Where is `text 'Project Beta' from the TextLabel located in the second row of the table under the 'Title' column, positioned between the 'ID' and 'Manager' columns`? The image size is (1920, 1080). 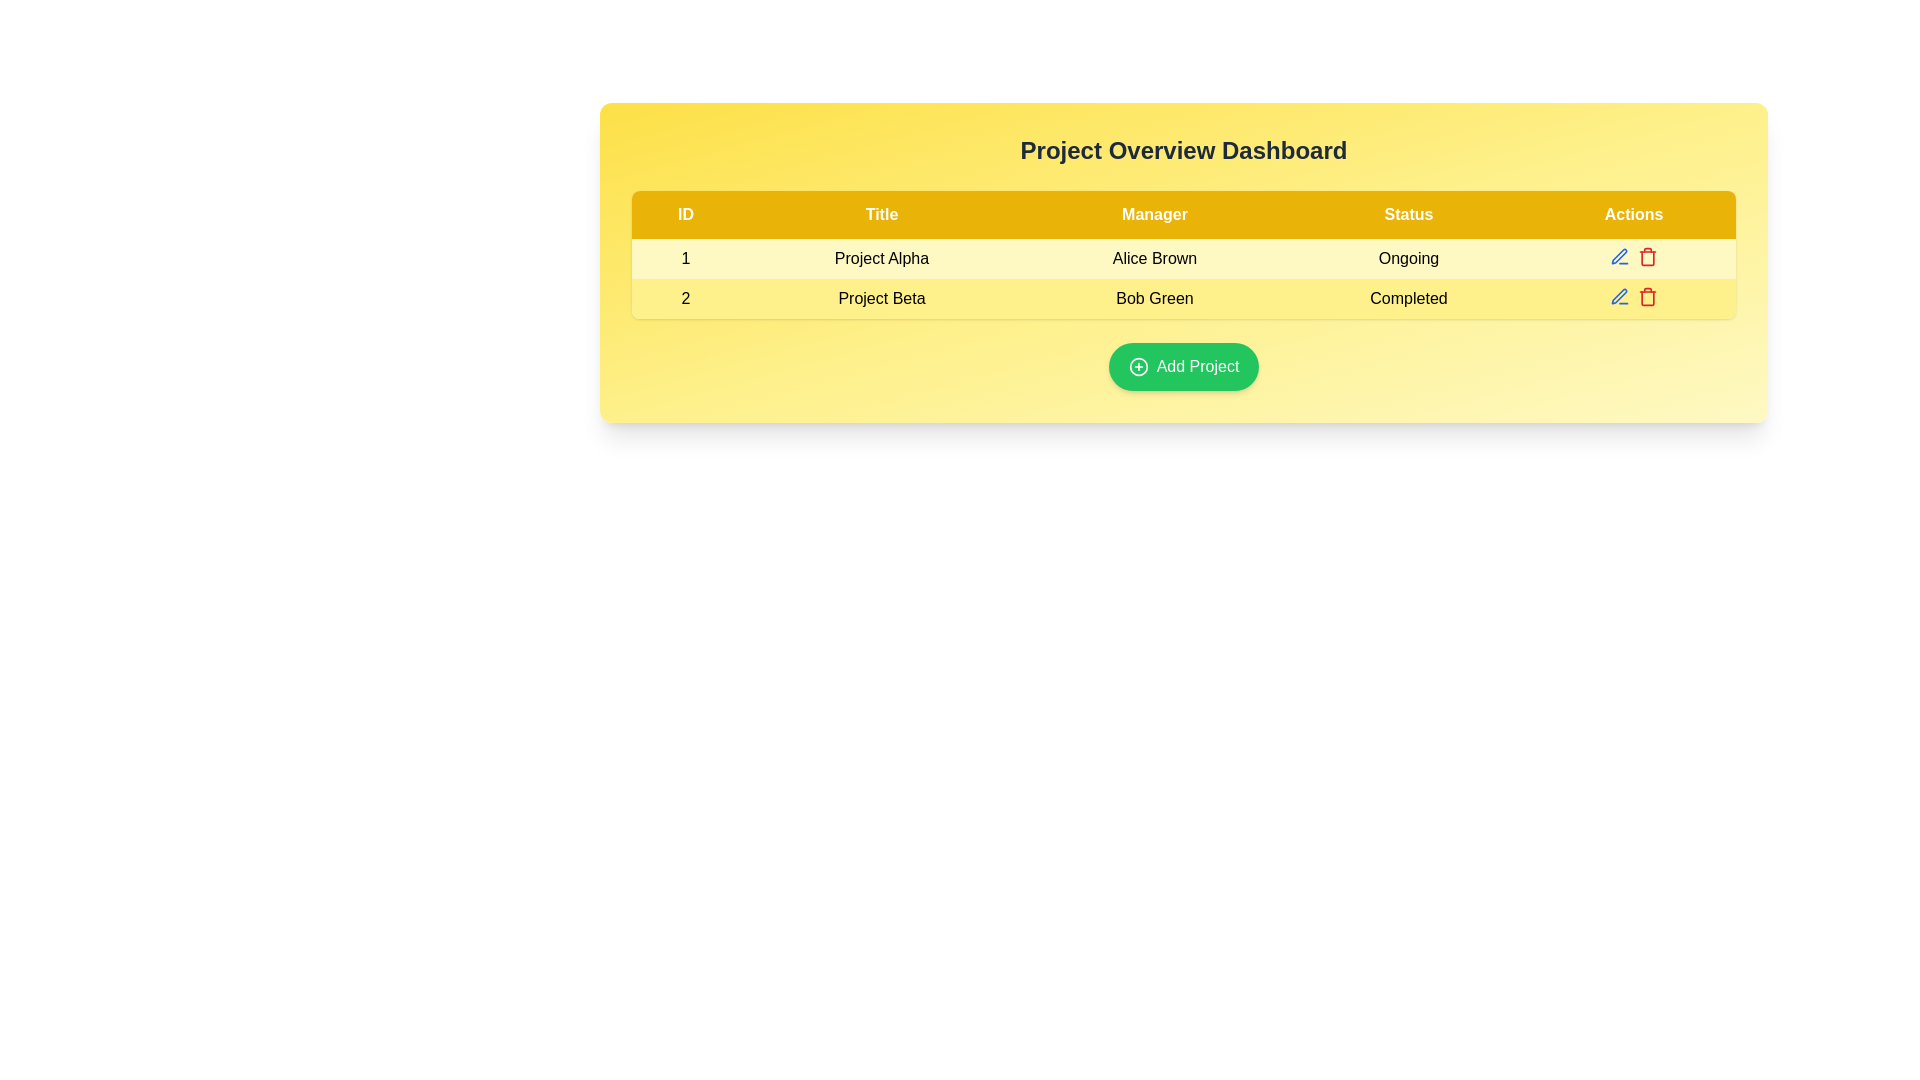 text 'Project Beta' from the TextLabel located in the second row of the table under the 'Title' column, positioned between the 'ID' and 'Manager' columns is located at coordinates (881, 299).